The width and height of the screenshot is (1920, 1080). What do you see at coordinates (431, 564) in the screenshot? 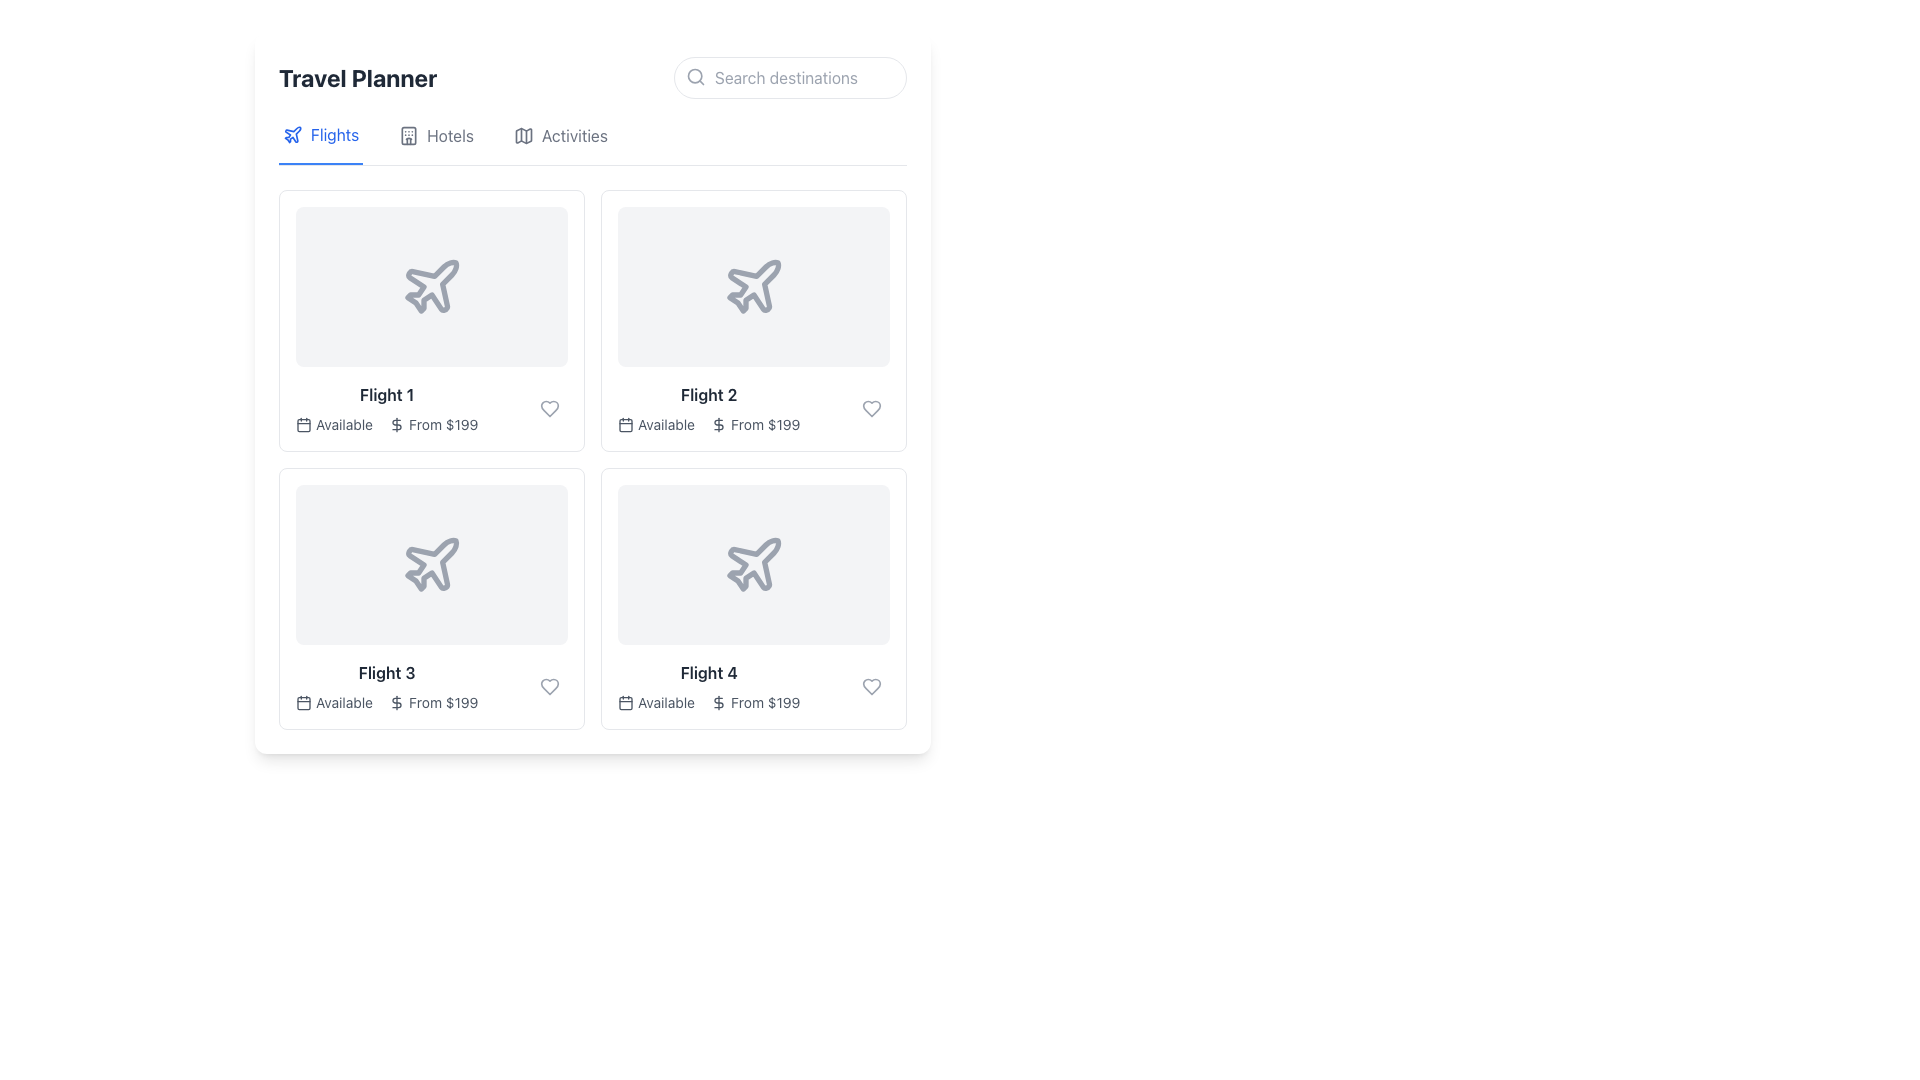
I see `the enclosing card of the flight option represented by the airplane graphic located in the 'Flight 3' card, which is the third card from the top left in a grid of four cards` at bounding box center [431, 564].